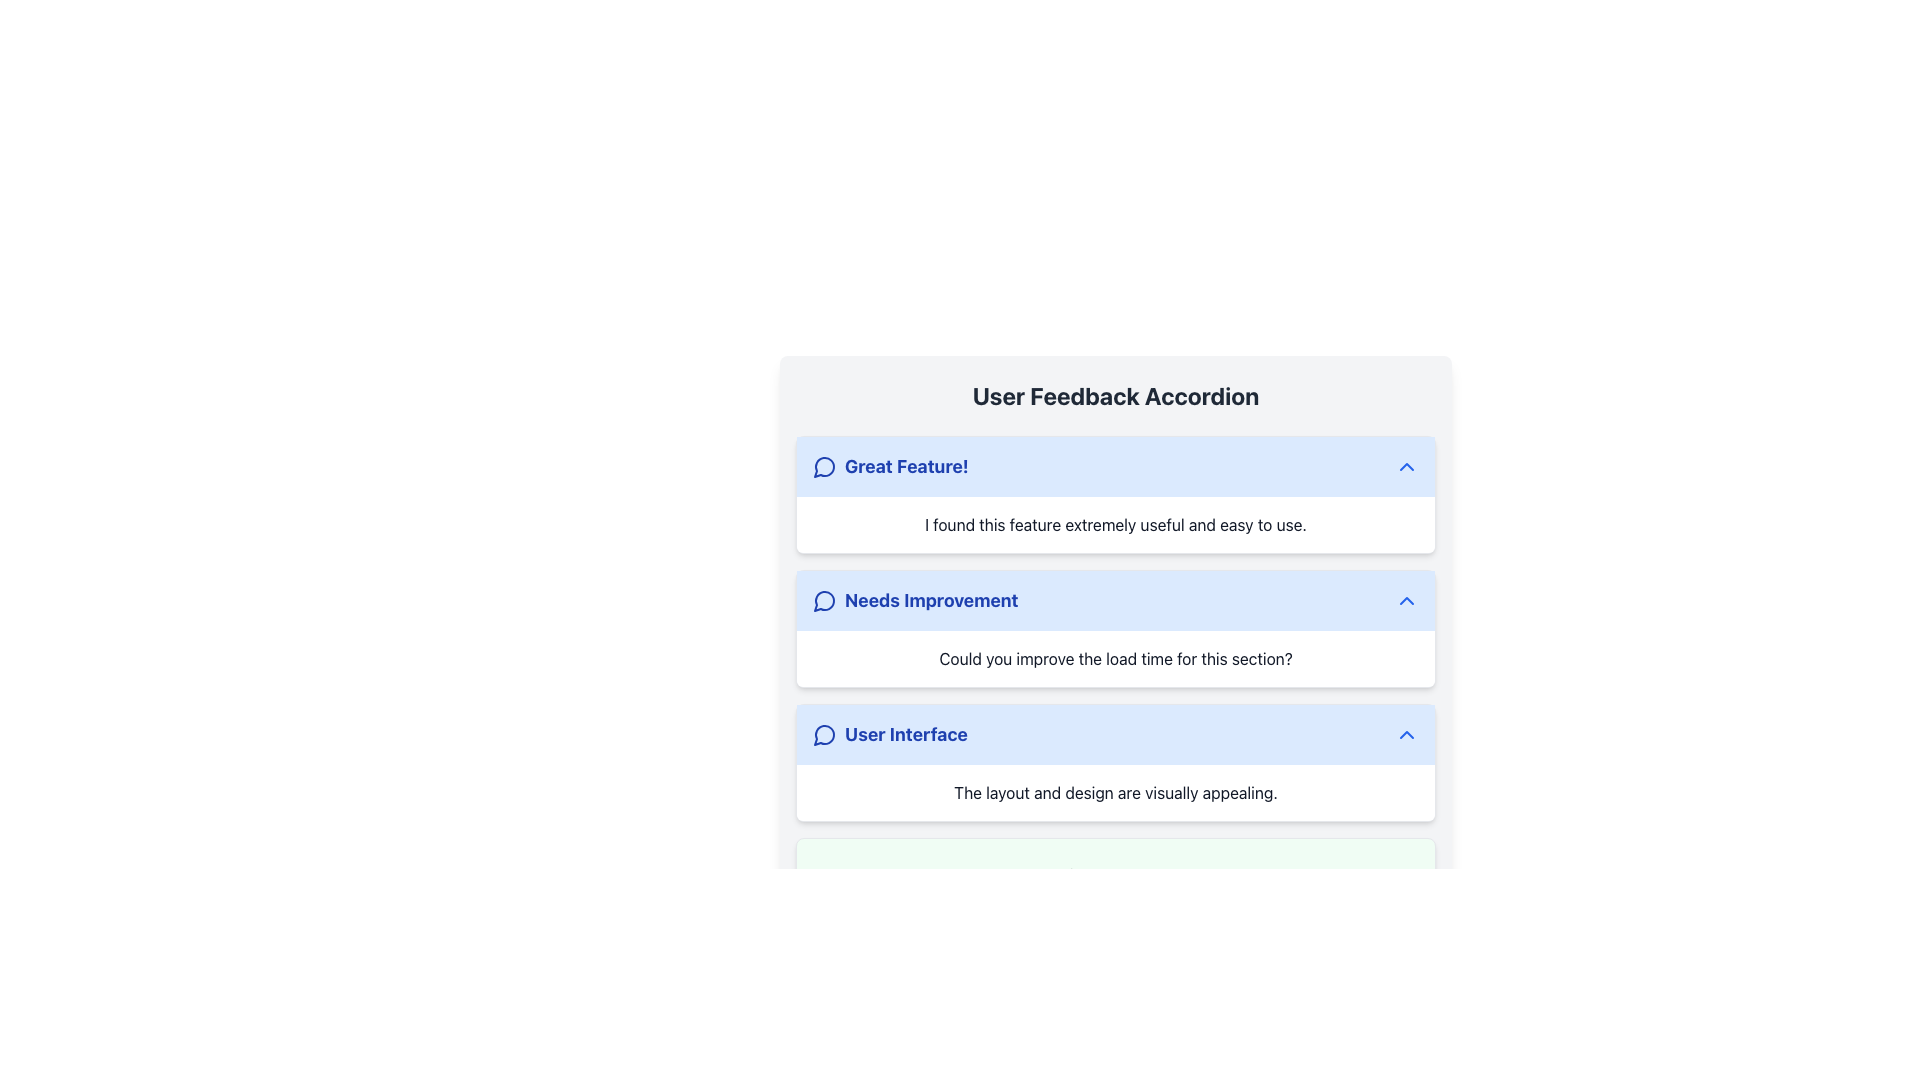 The height and width of the screenshot is (1080, 1920). Describe the element at coordinates (889, 735) in the screenshot. I see `the 'User Interface' label with a message bubble icon to focus on related content` at that location.